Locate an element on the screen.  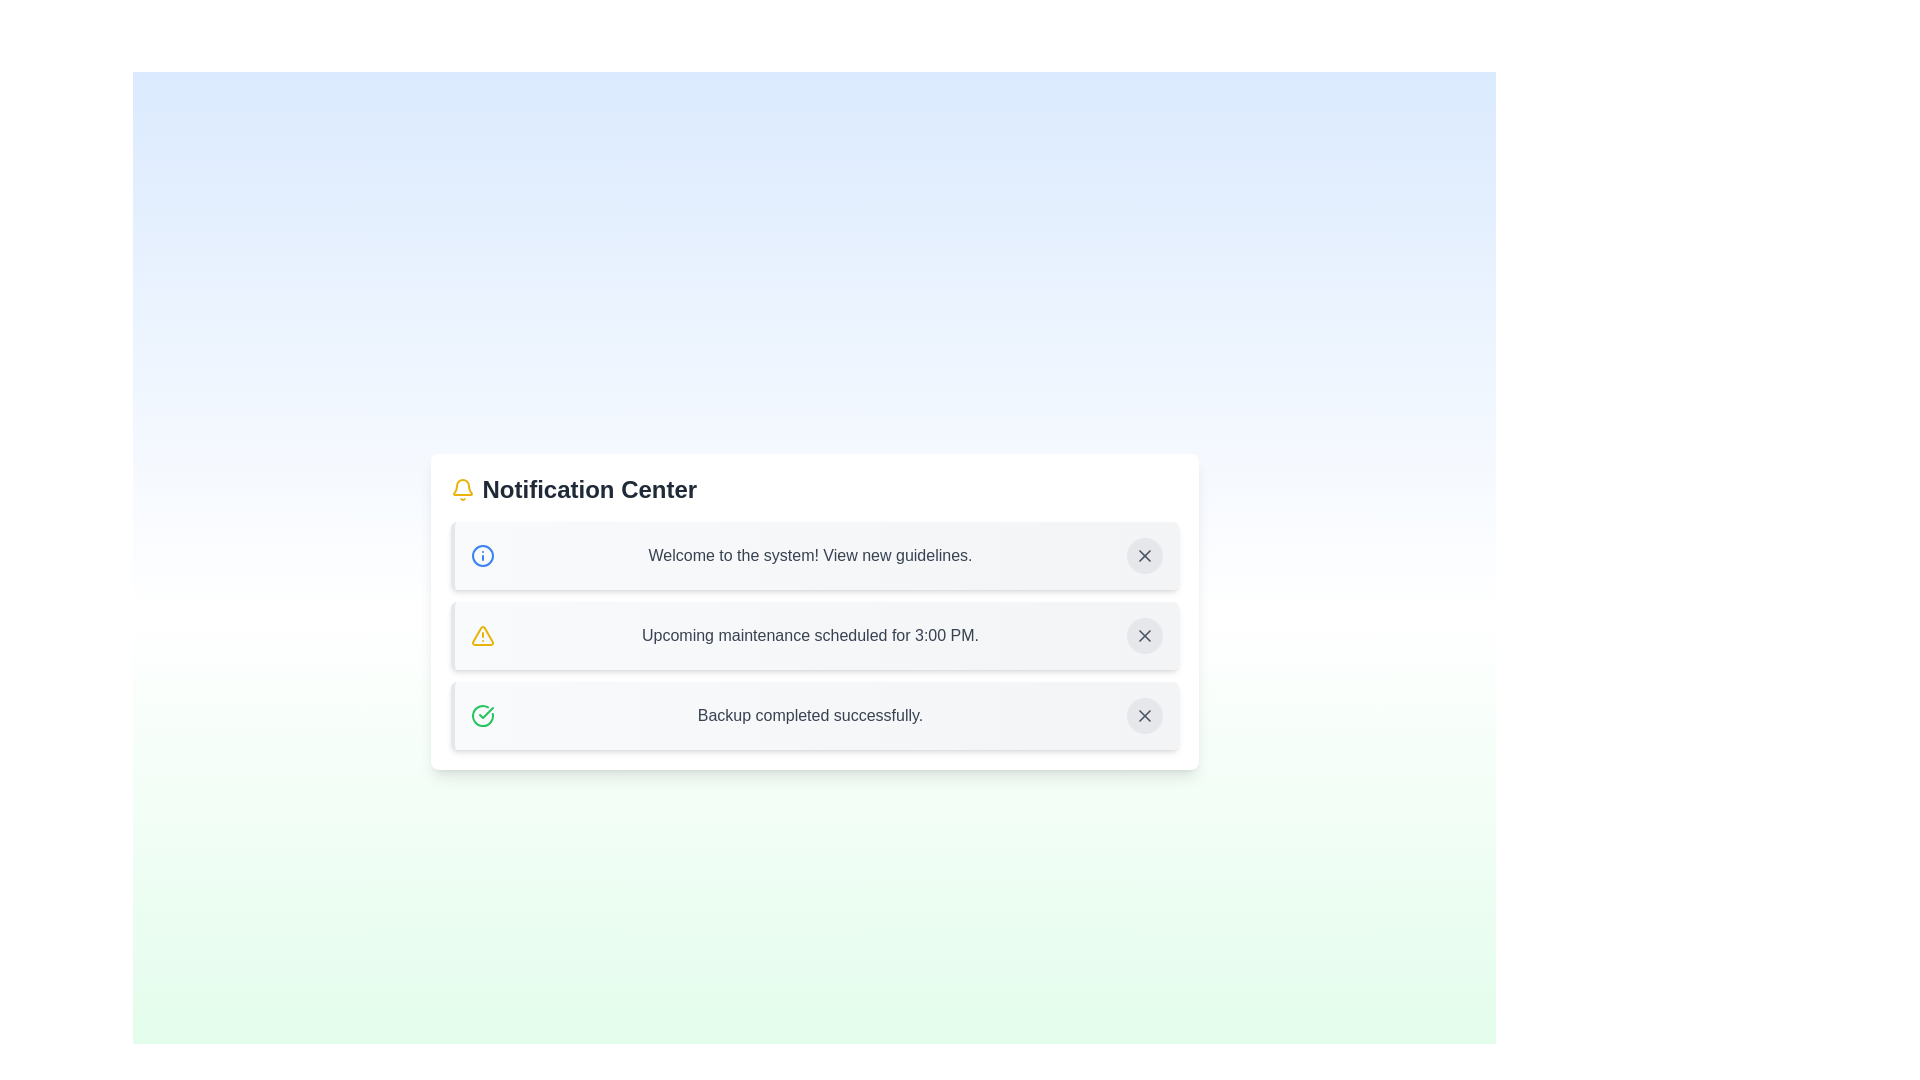
the informational text label that provides a welcoming message and directs users is located at coordinates (810, 555).